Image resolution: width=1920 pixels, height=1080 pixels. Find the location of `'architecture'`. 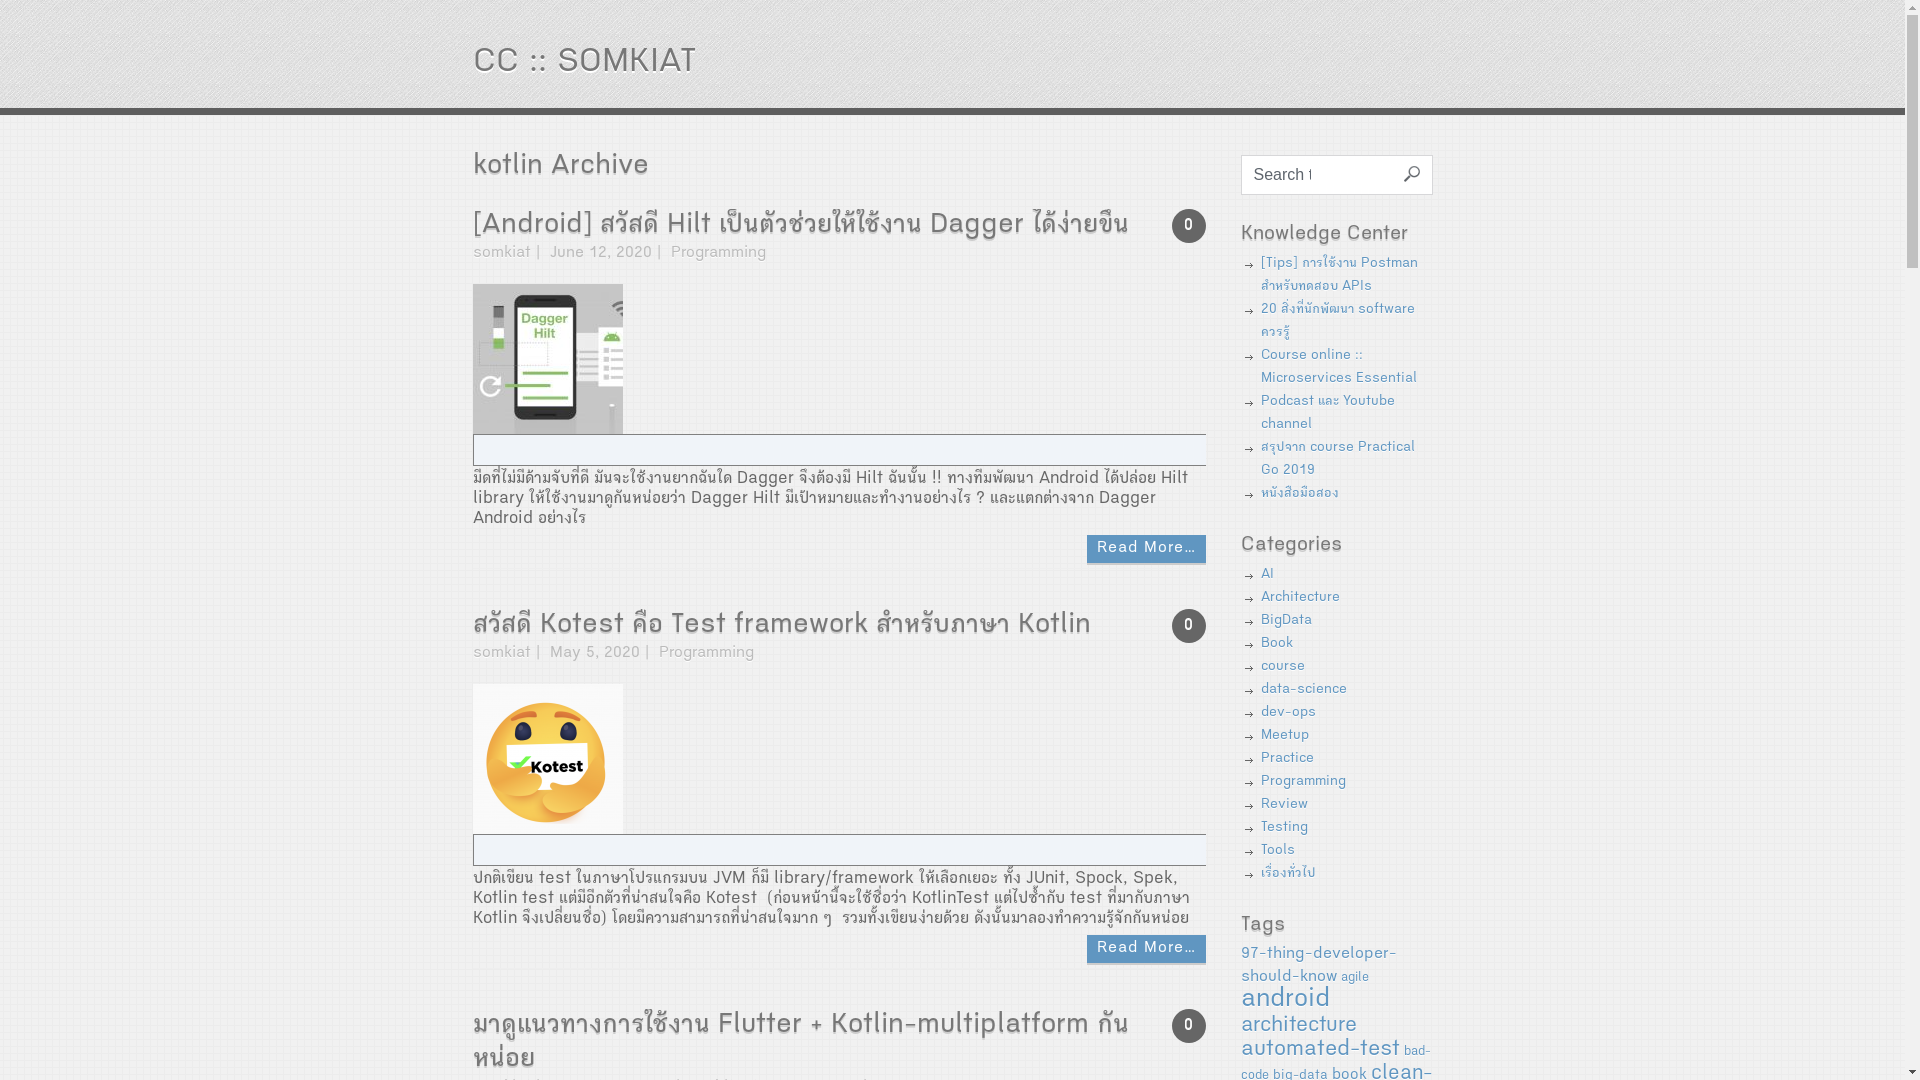

'architecture' is located at coordinates (1297, 1026).